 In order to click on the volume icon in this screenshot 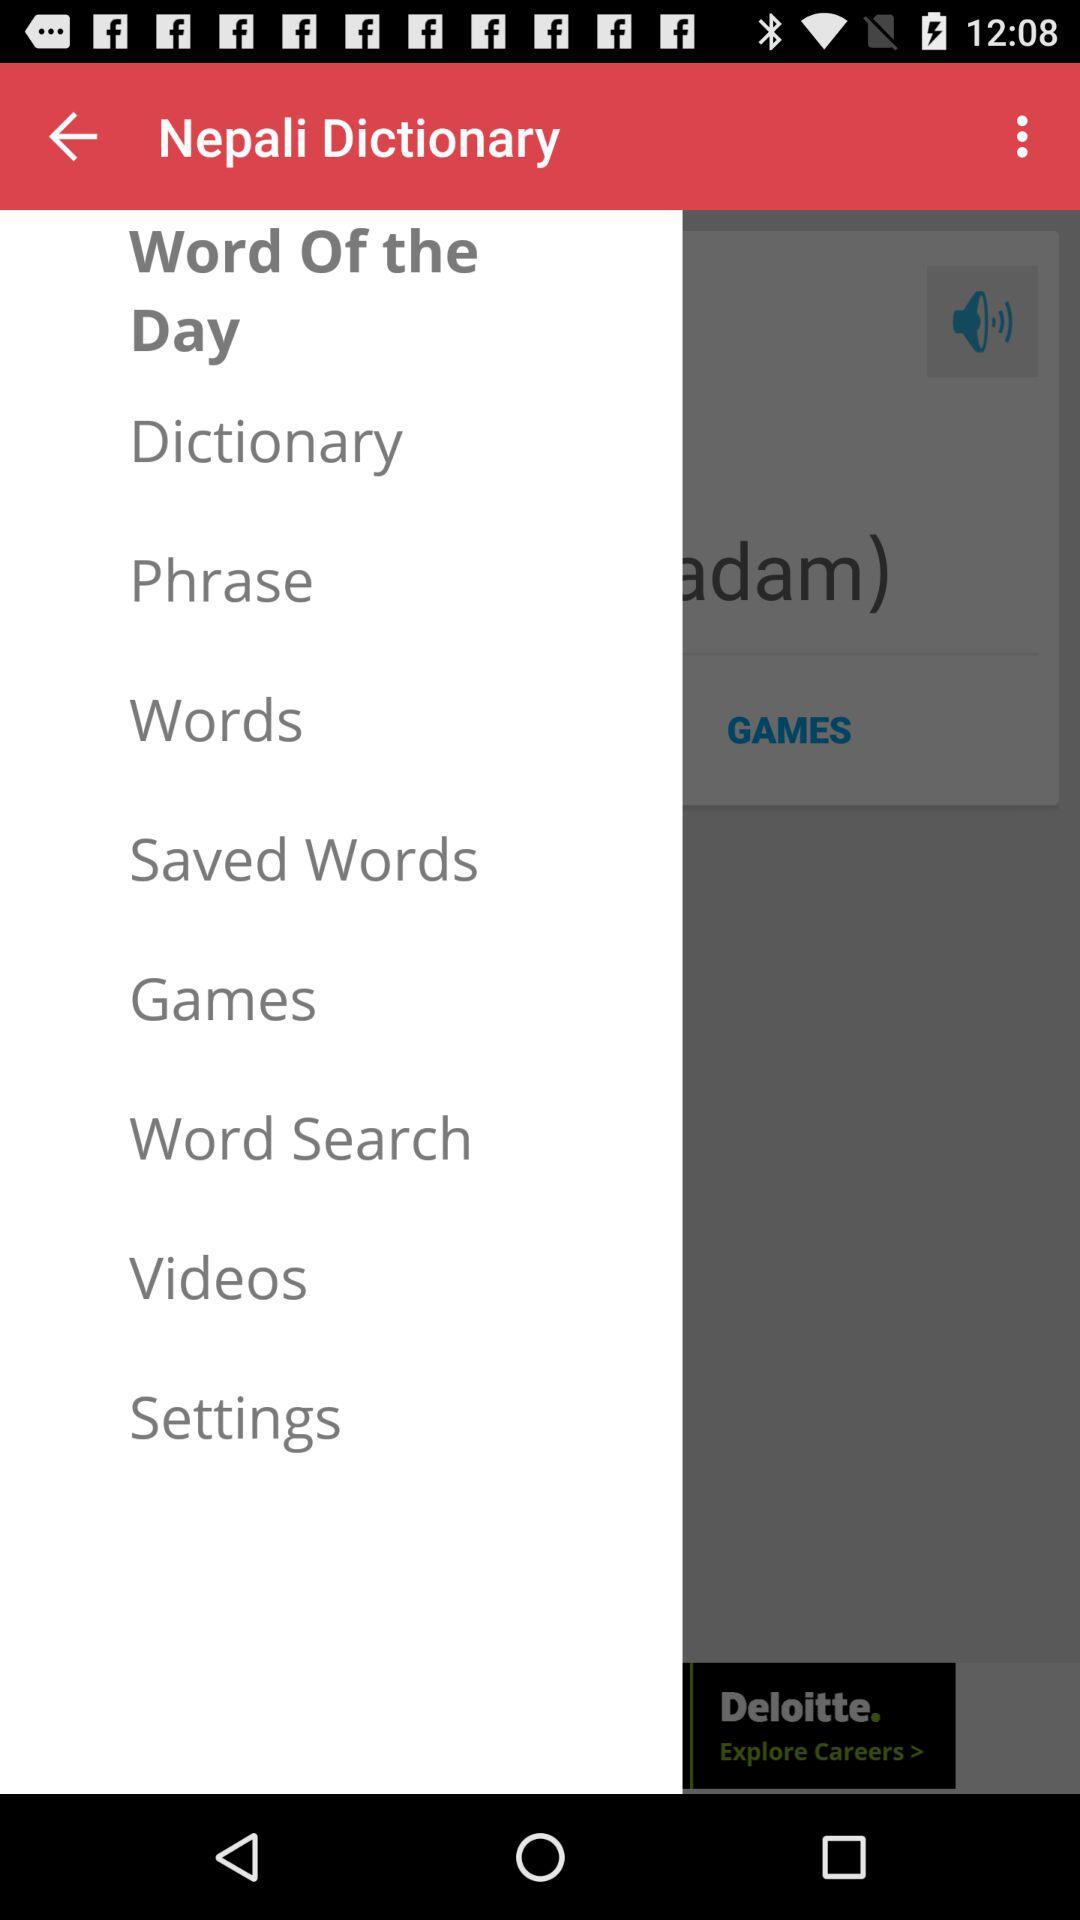, I will do `click(981, 344)`.